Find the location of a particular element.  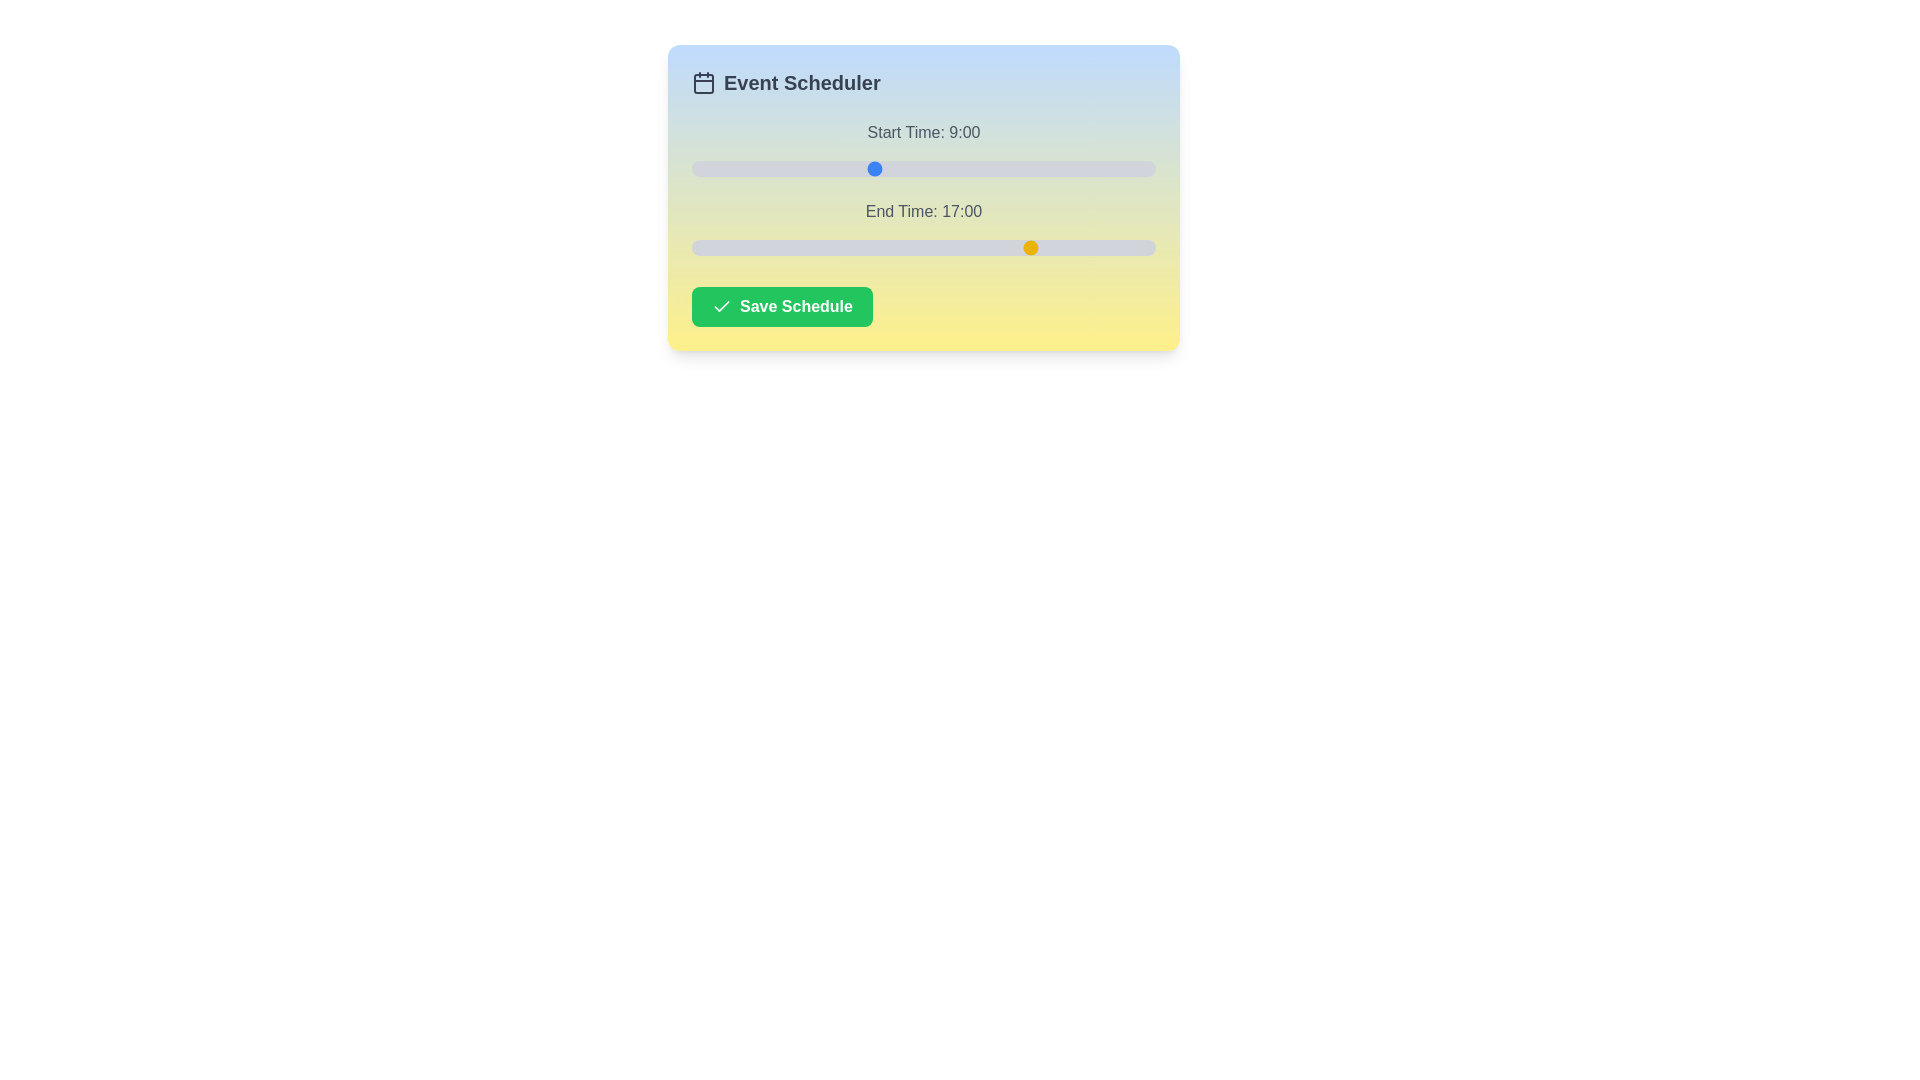

the end time slider to 1 is located at coordinates (712, 246).